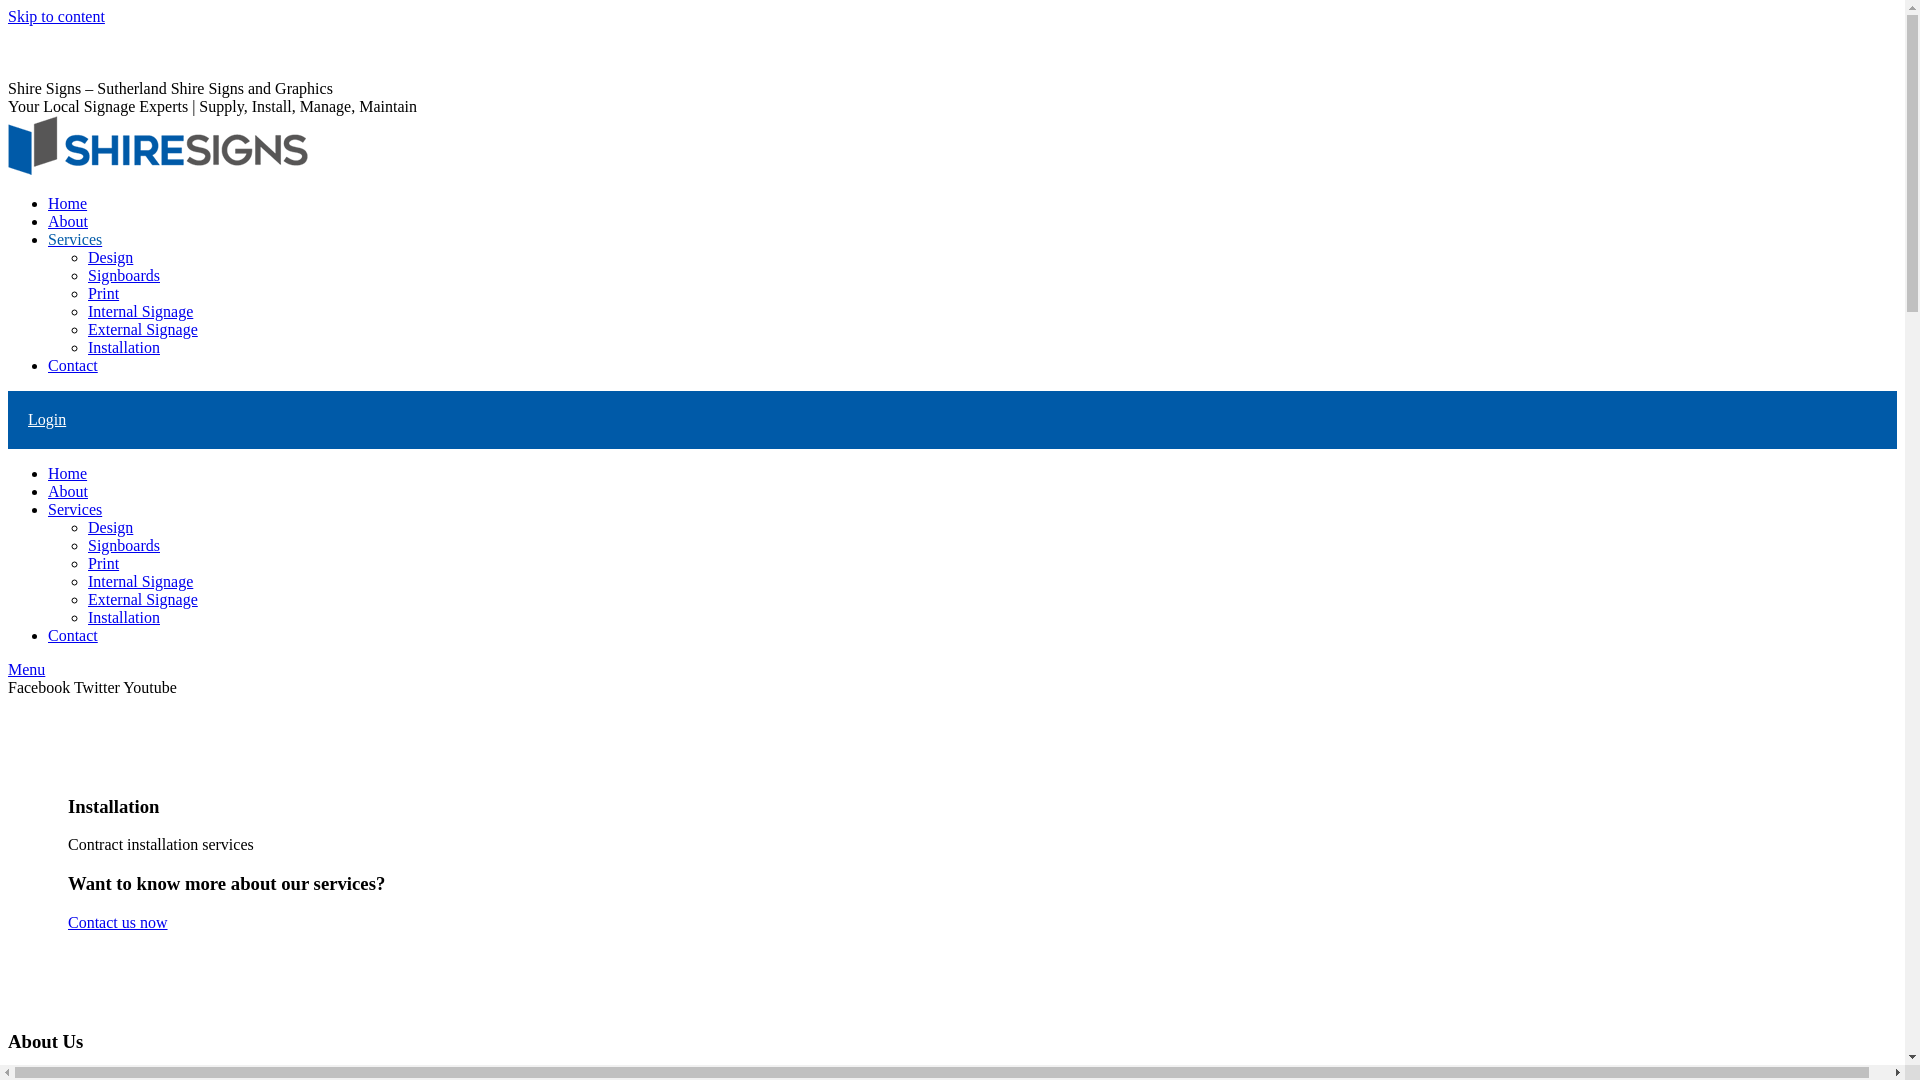 The height and width of the screenshot is (1080, 1920). Describe the element at coordinates (117, 922) in the screenshot. I see `'Contact us now'` at that location.